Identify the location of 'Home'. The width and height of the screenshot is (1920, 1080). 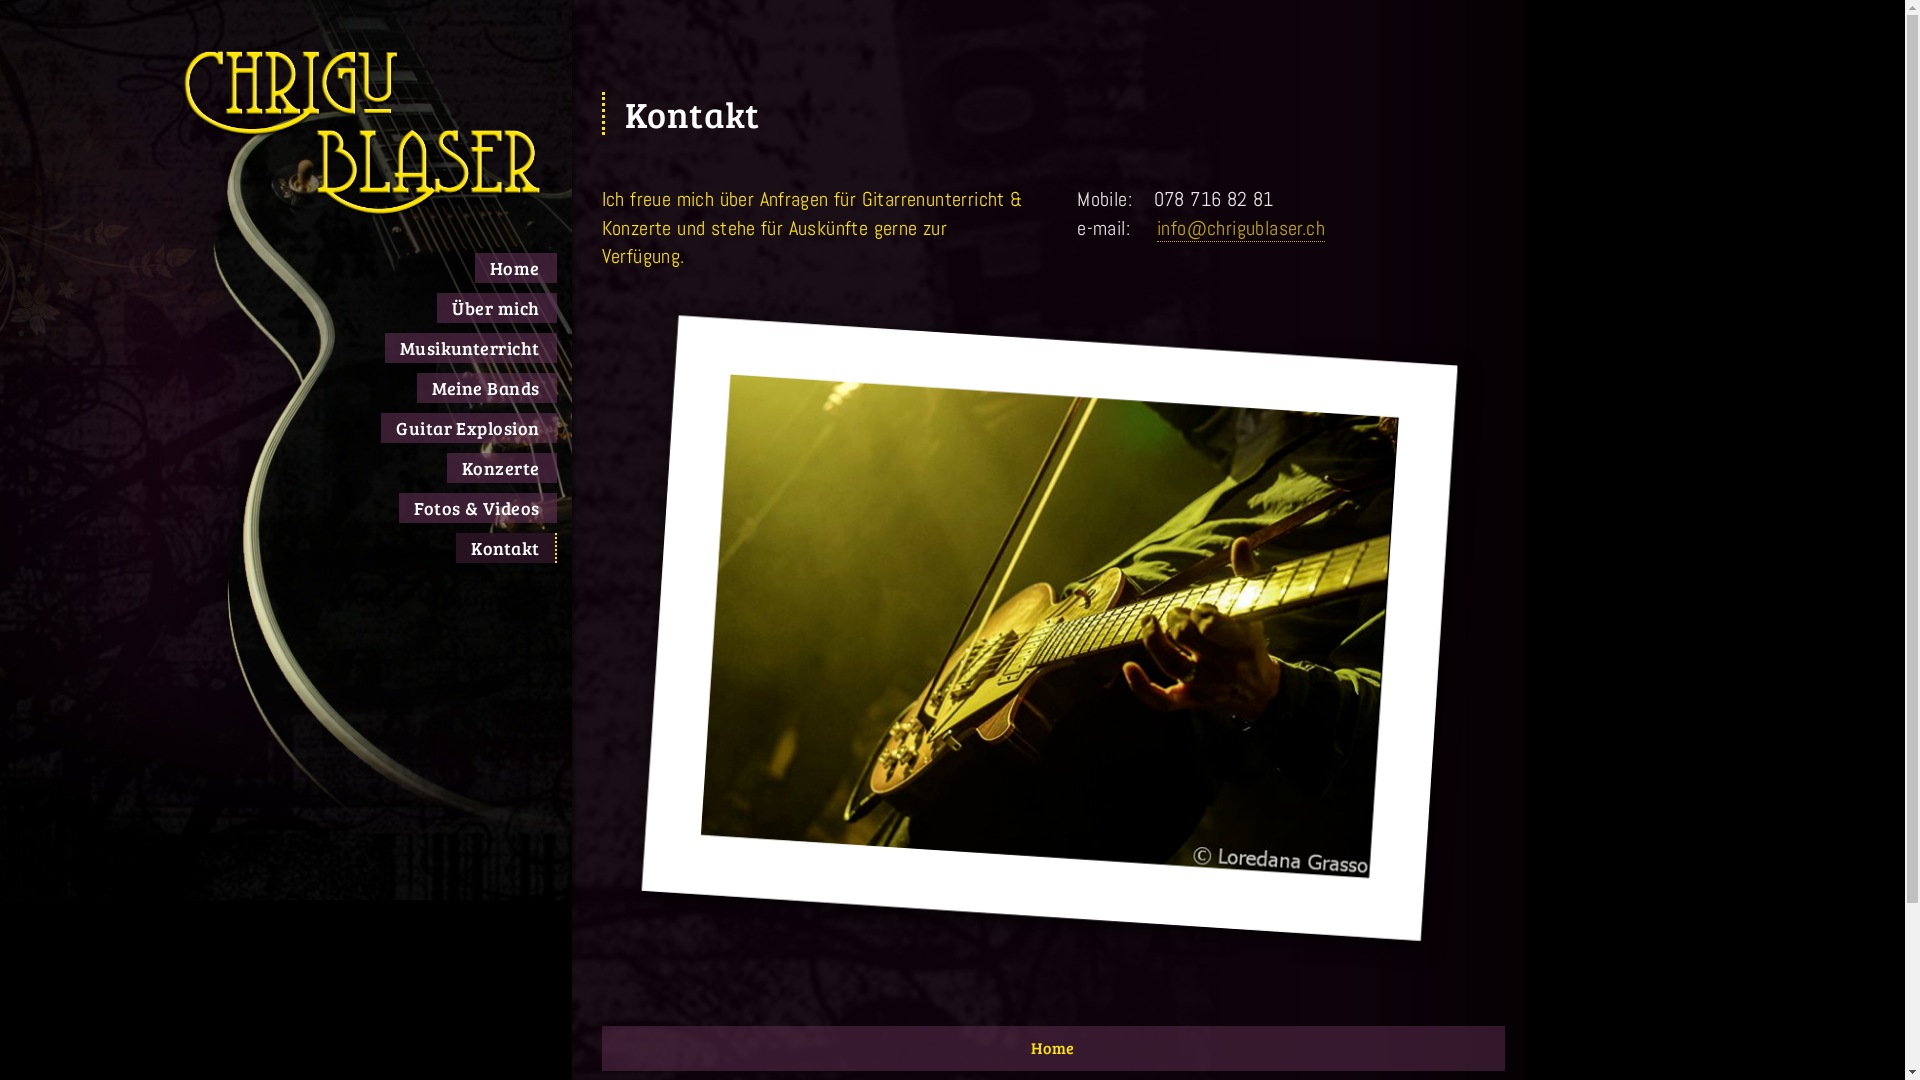
(584, 1038).